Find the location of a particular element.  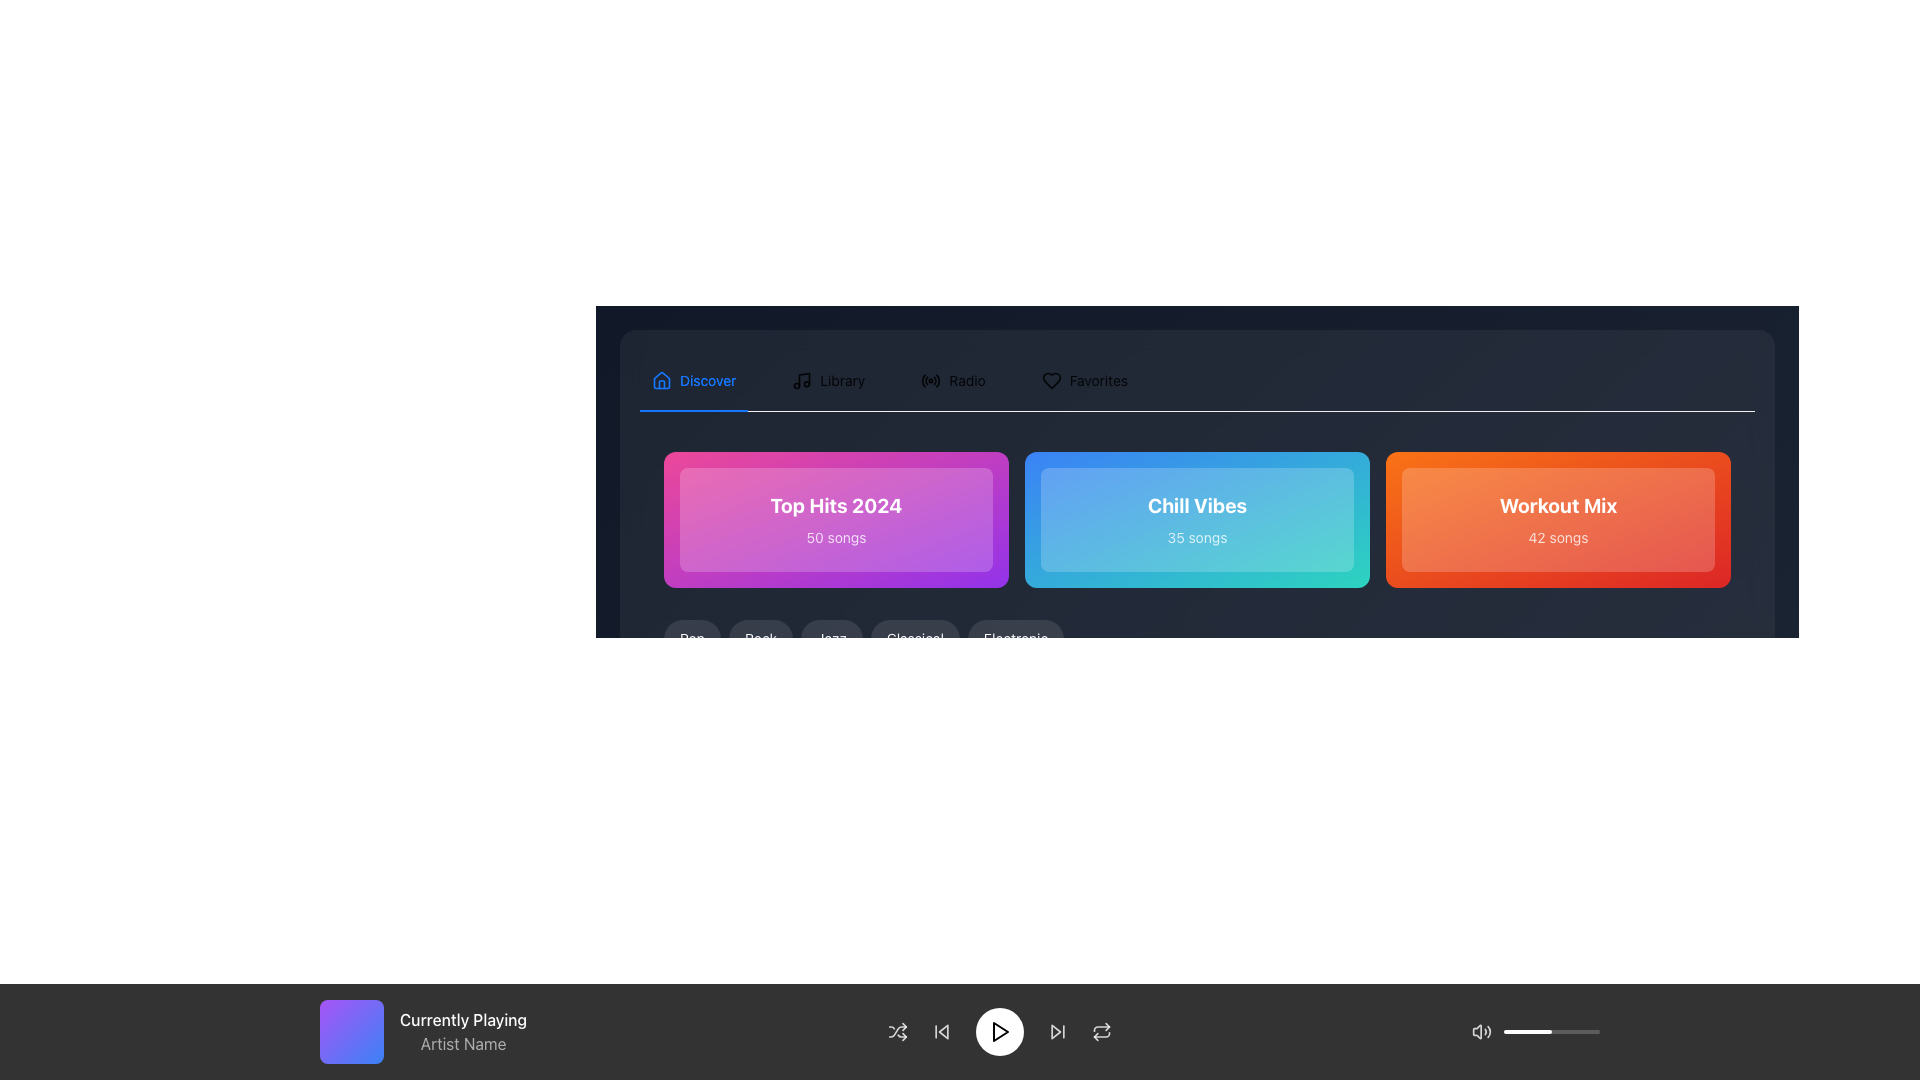

the backward arrow-shaped button in the music playback controls is located at coordinates (942, 1032).